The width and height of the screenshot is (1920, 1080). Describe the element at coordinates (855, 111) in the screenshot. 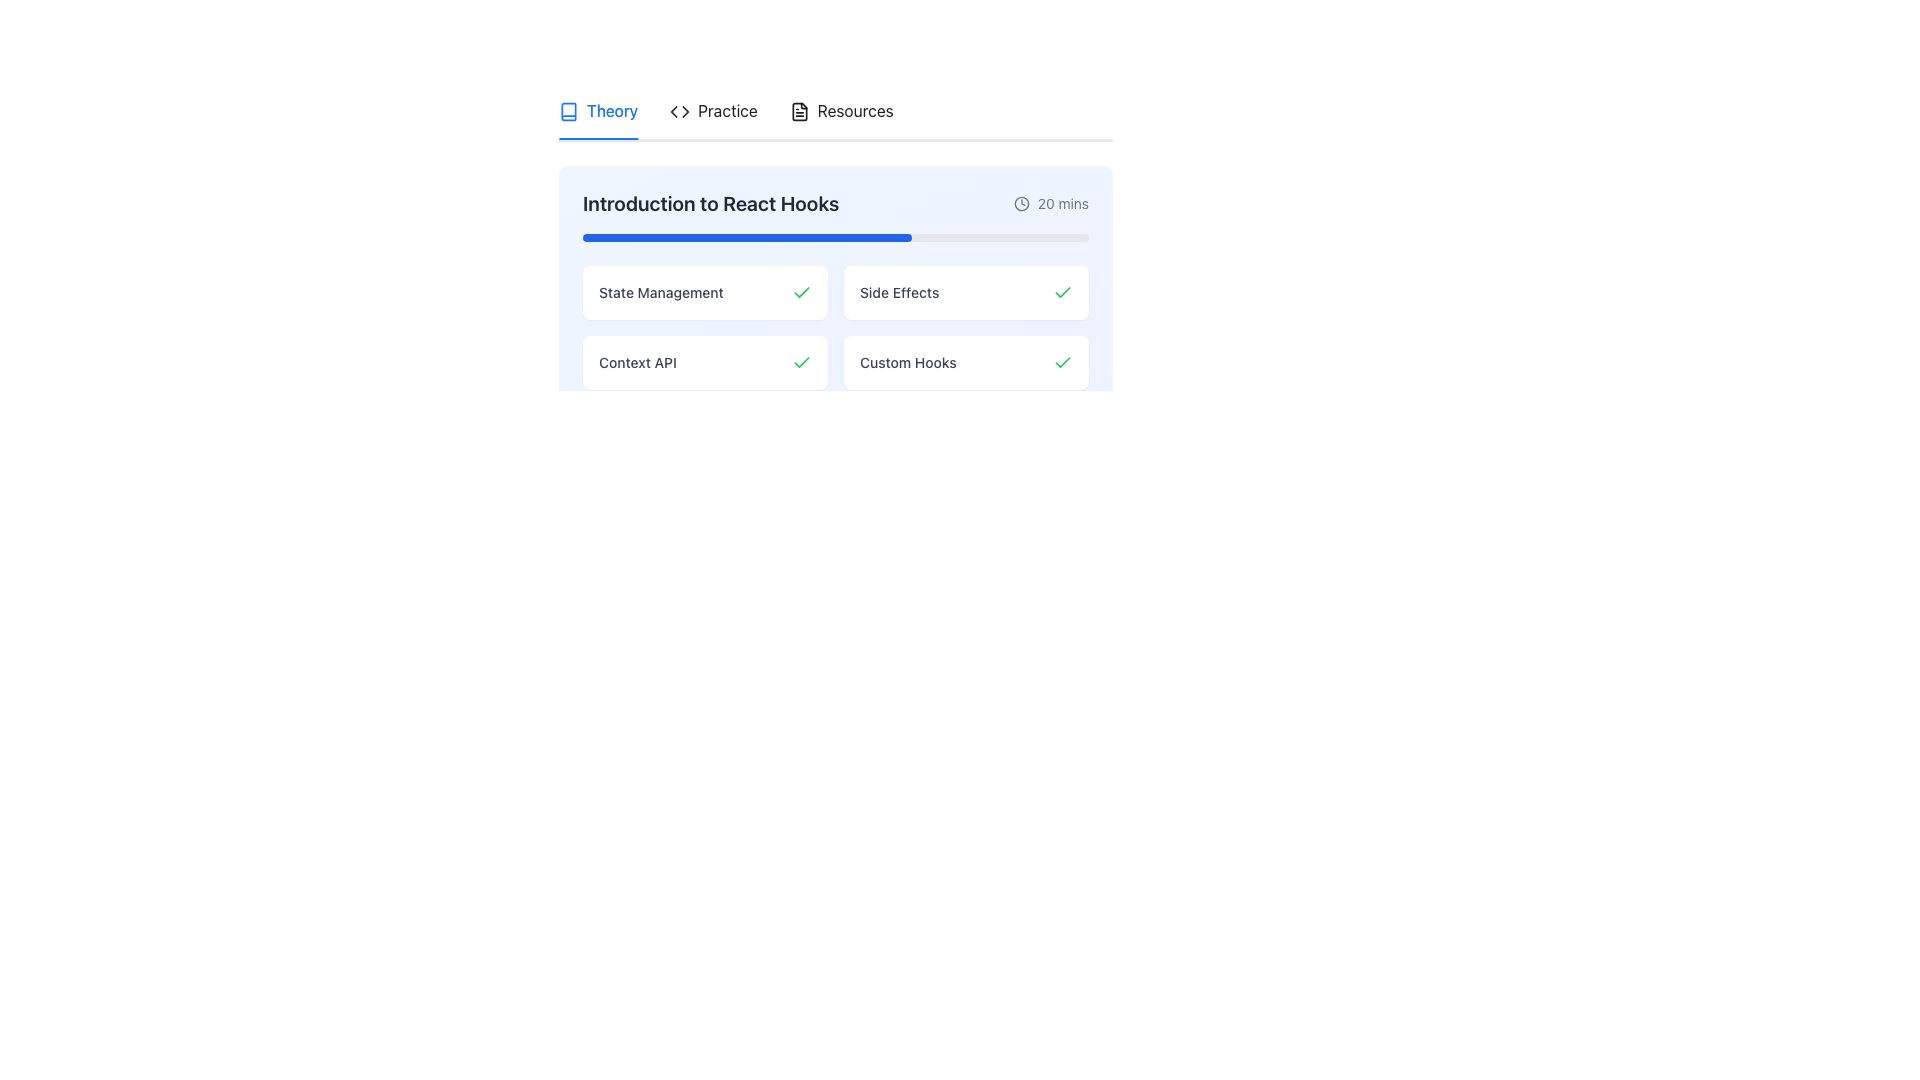

I see `the 'Resources' text label in the top navigation bar` at that location.